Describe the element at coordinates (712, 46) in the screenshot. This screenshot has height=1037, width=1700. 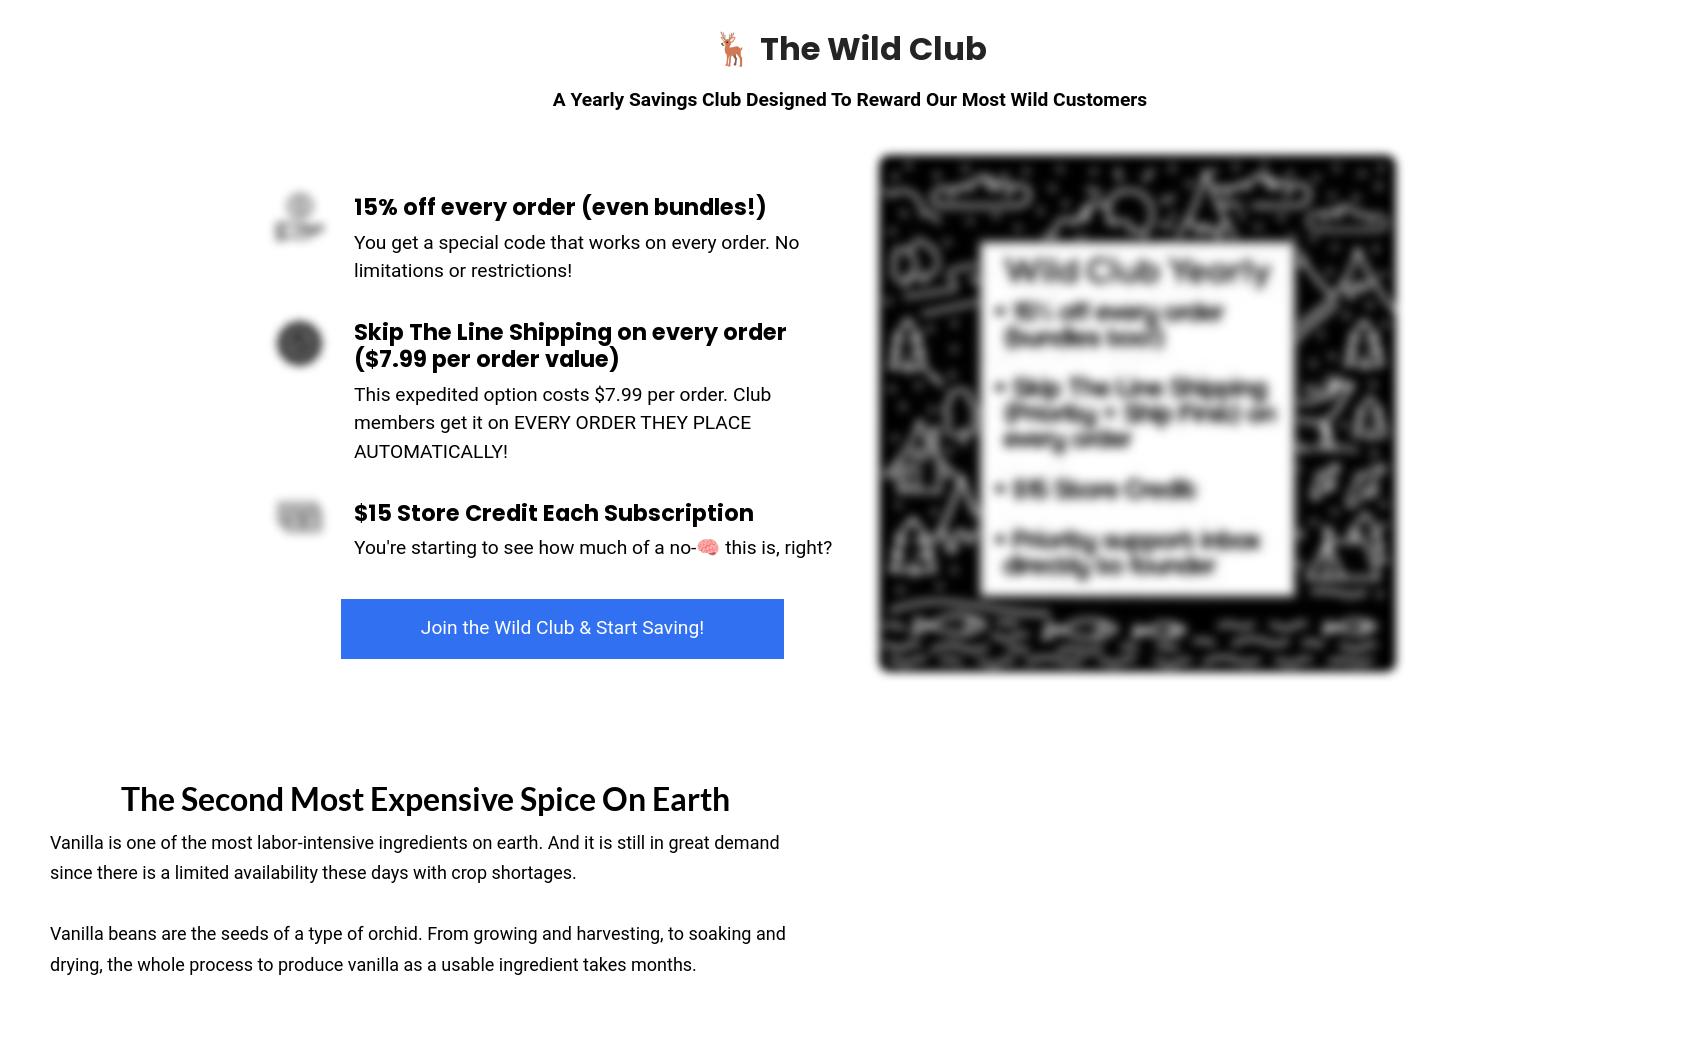
I see `'🦌 The Wild Club'` at that location.